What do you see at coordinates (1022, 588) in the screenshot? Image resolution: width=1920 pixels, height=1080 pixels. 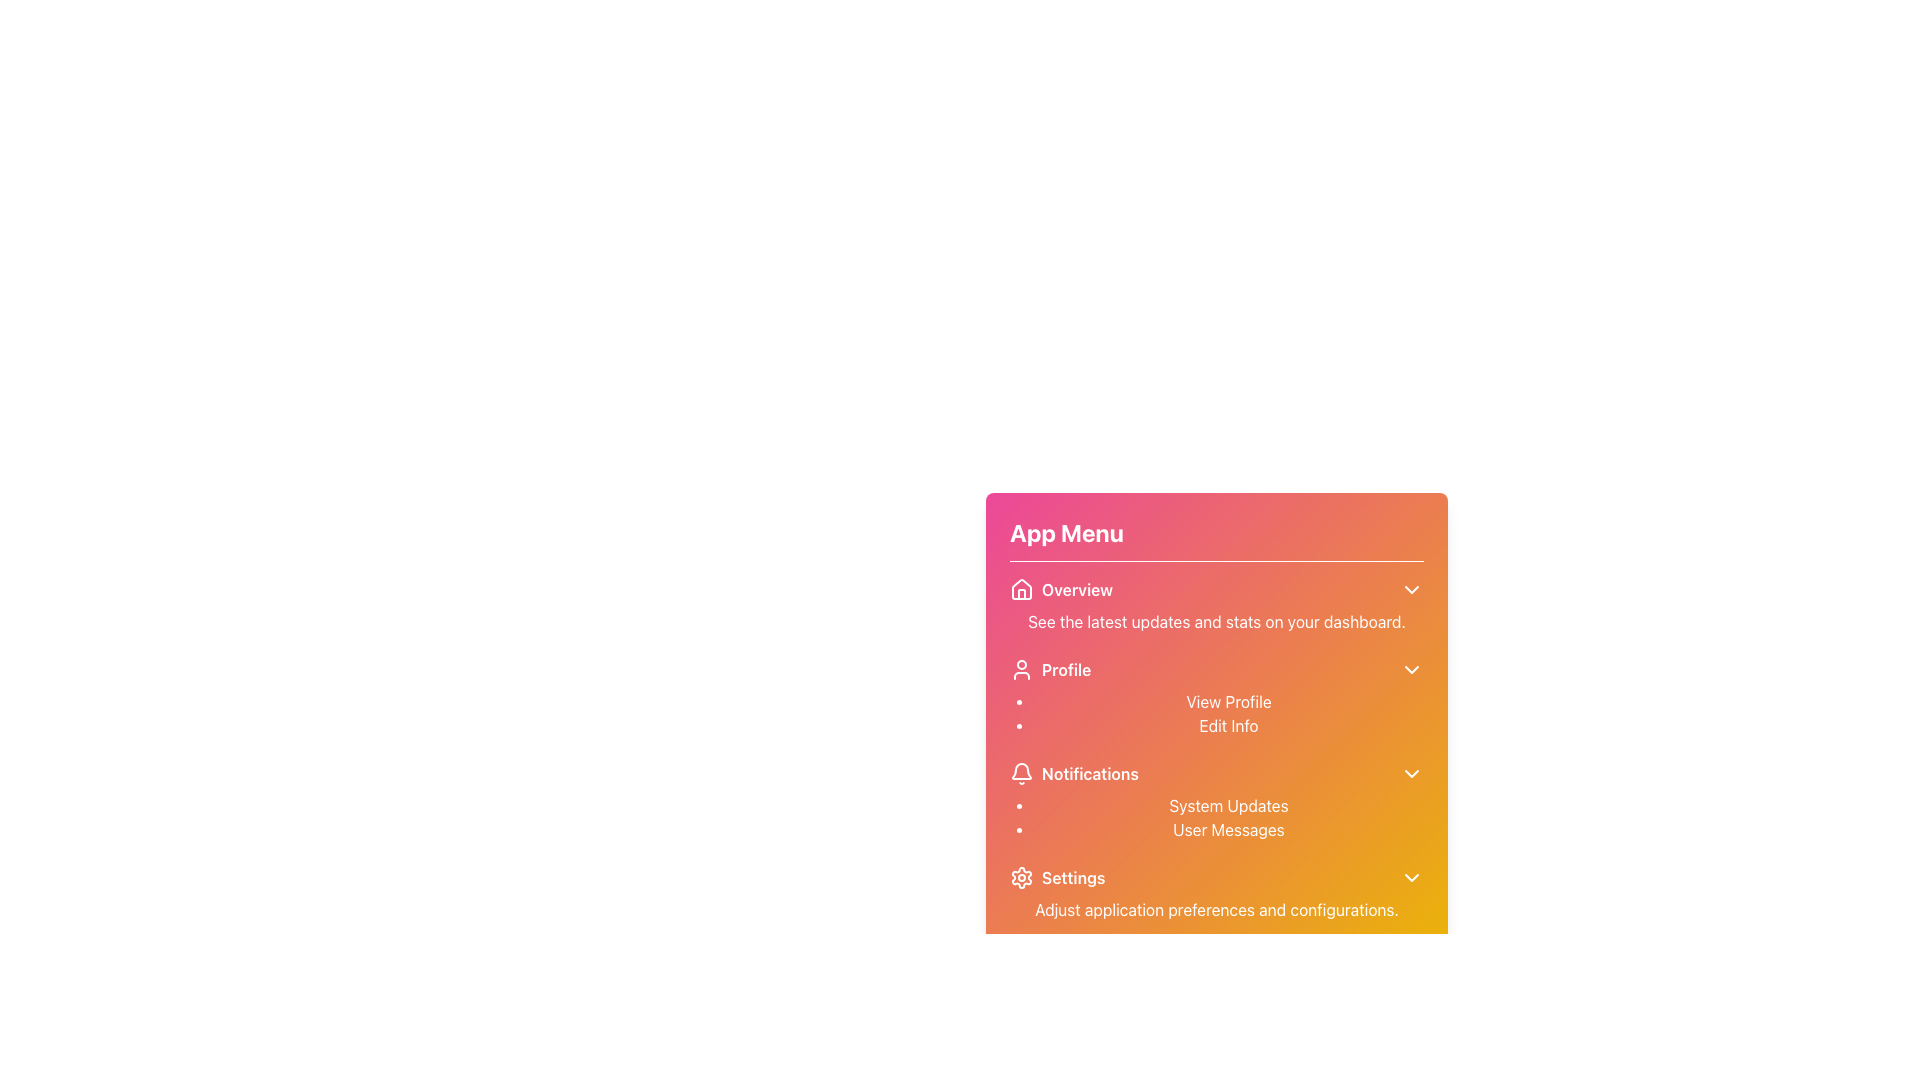 I see `the house icon located at the upper-left corner of the 'App Menu'` at bounding box center [1022, 588].